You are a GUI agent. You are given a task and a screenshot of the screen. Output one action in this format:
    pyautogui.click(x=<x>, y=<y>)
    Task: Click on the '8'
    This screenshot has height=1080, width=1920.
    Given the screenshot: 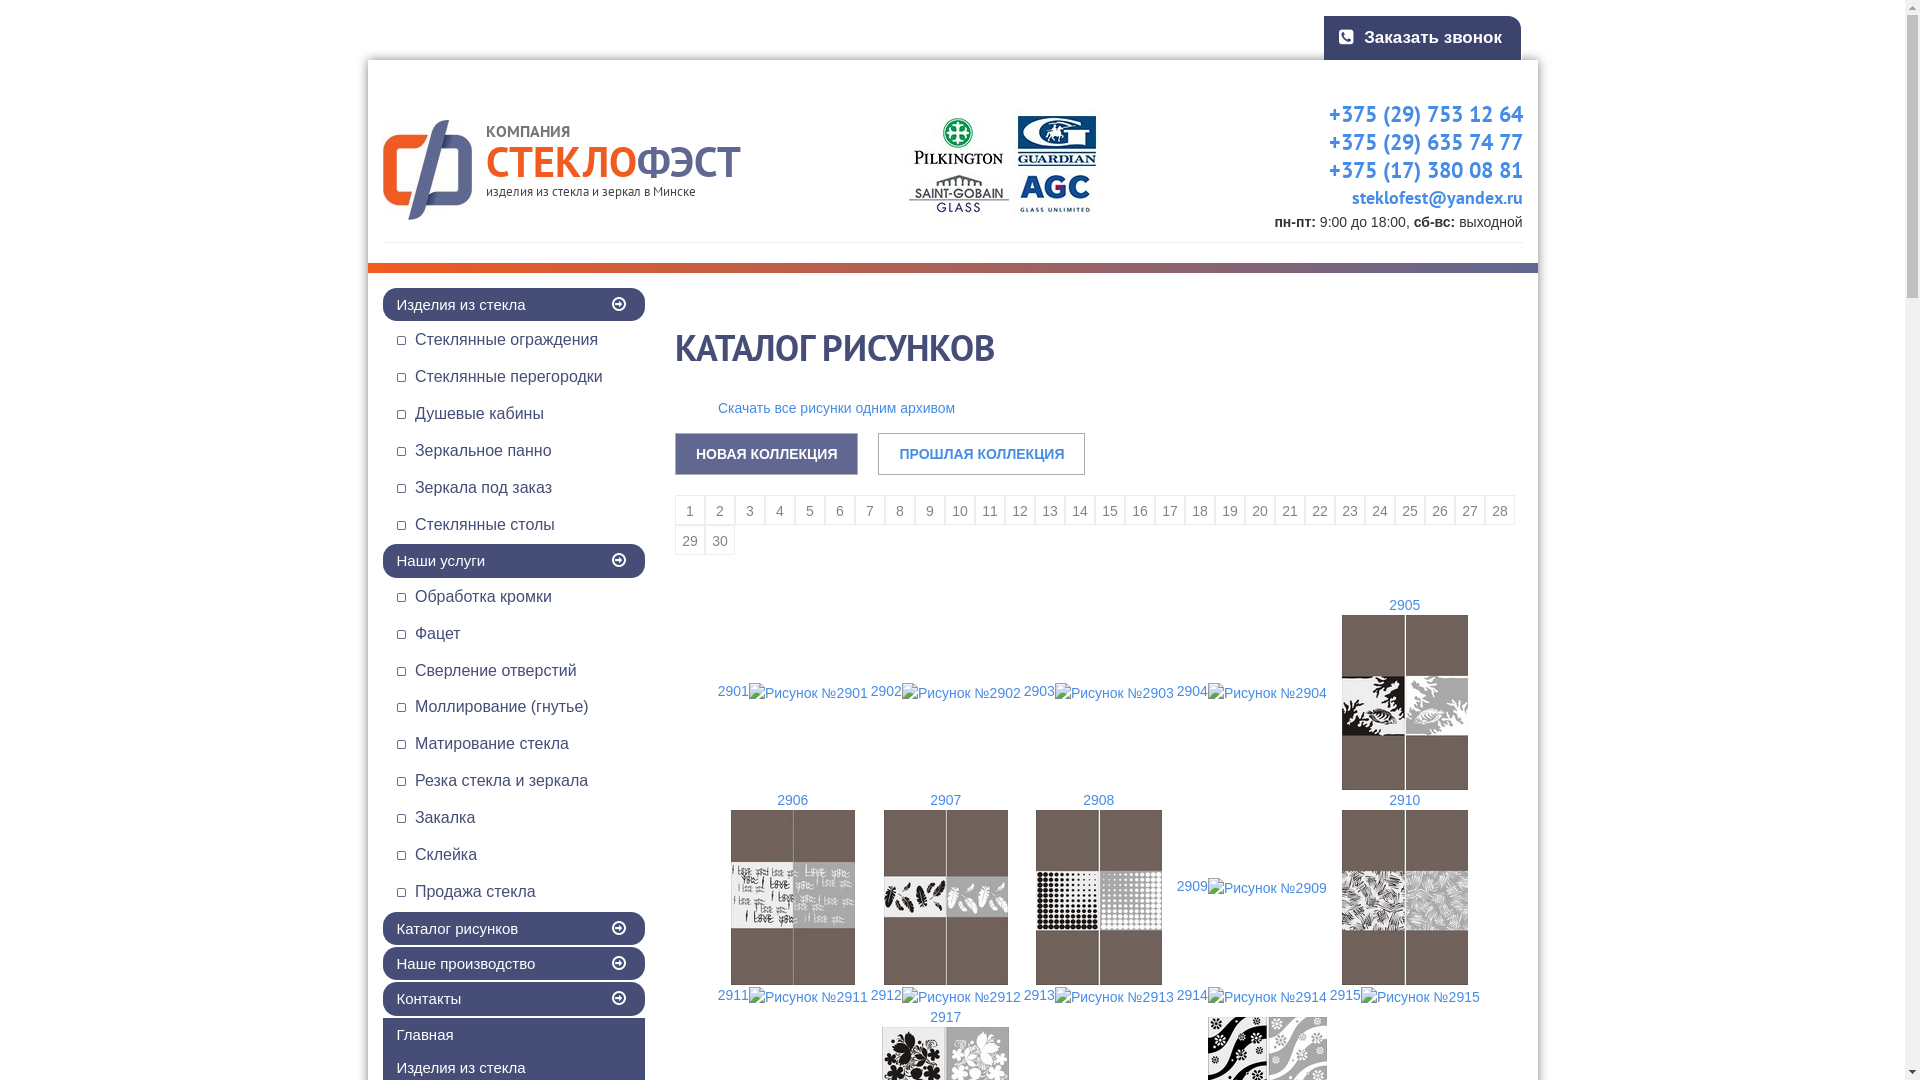 What is the action you would take?
    pyautogui.click(x=899, y=508)
    